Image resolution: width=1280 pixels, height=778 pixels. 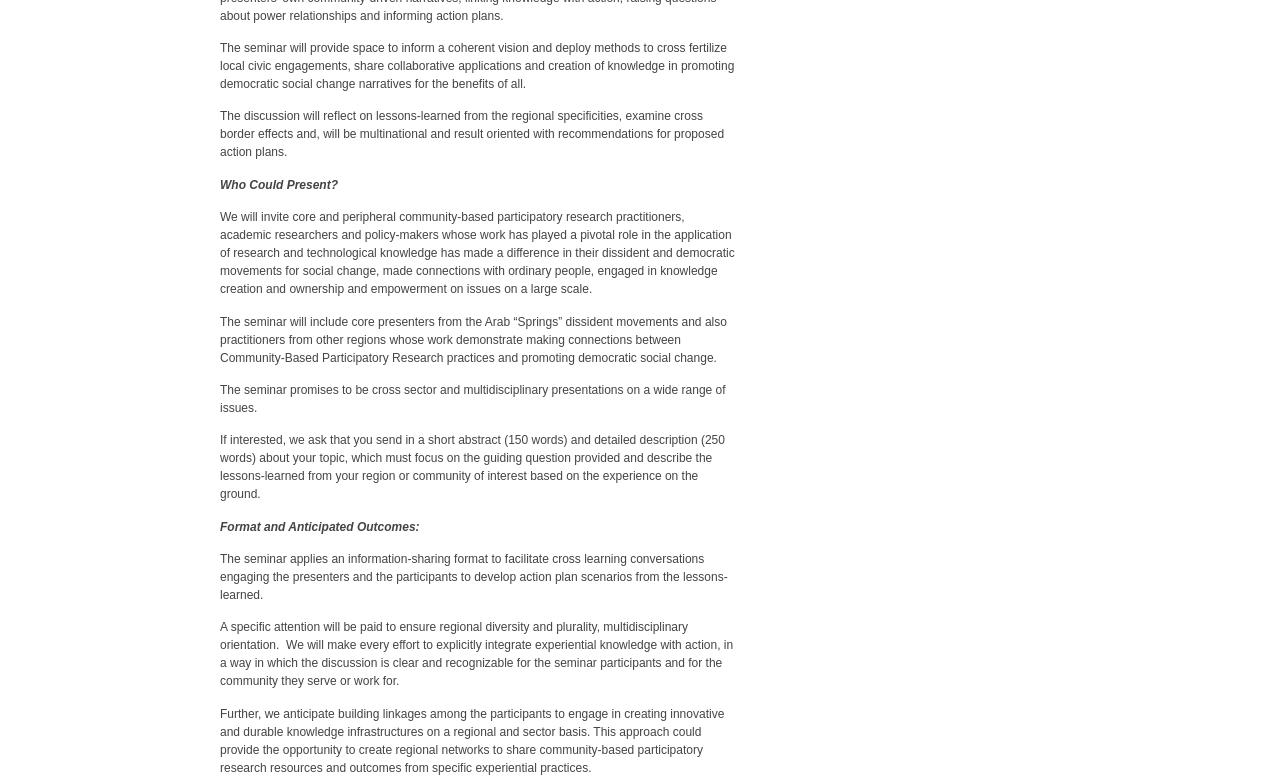 What do you see at coordinates (475, 653) in the screenshot?
I see `'A specific attention will be paid to ensure regional diversity and plurality, multidisciplinary orientation.  We will make every effort to explicitly integrate experiential knowledge with action, in a way in which the discussion is clear and recognizable for the seminar participants and for the community they serve or work for.'` at bounding box center [475, 653].